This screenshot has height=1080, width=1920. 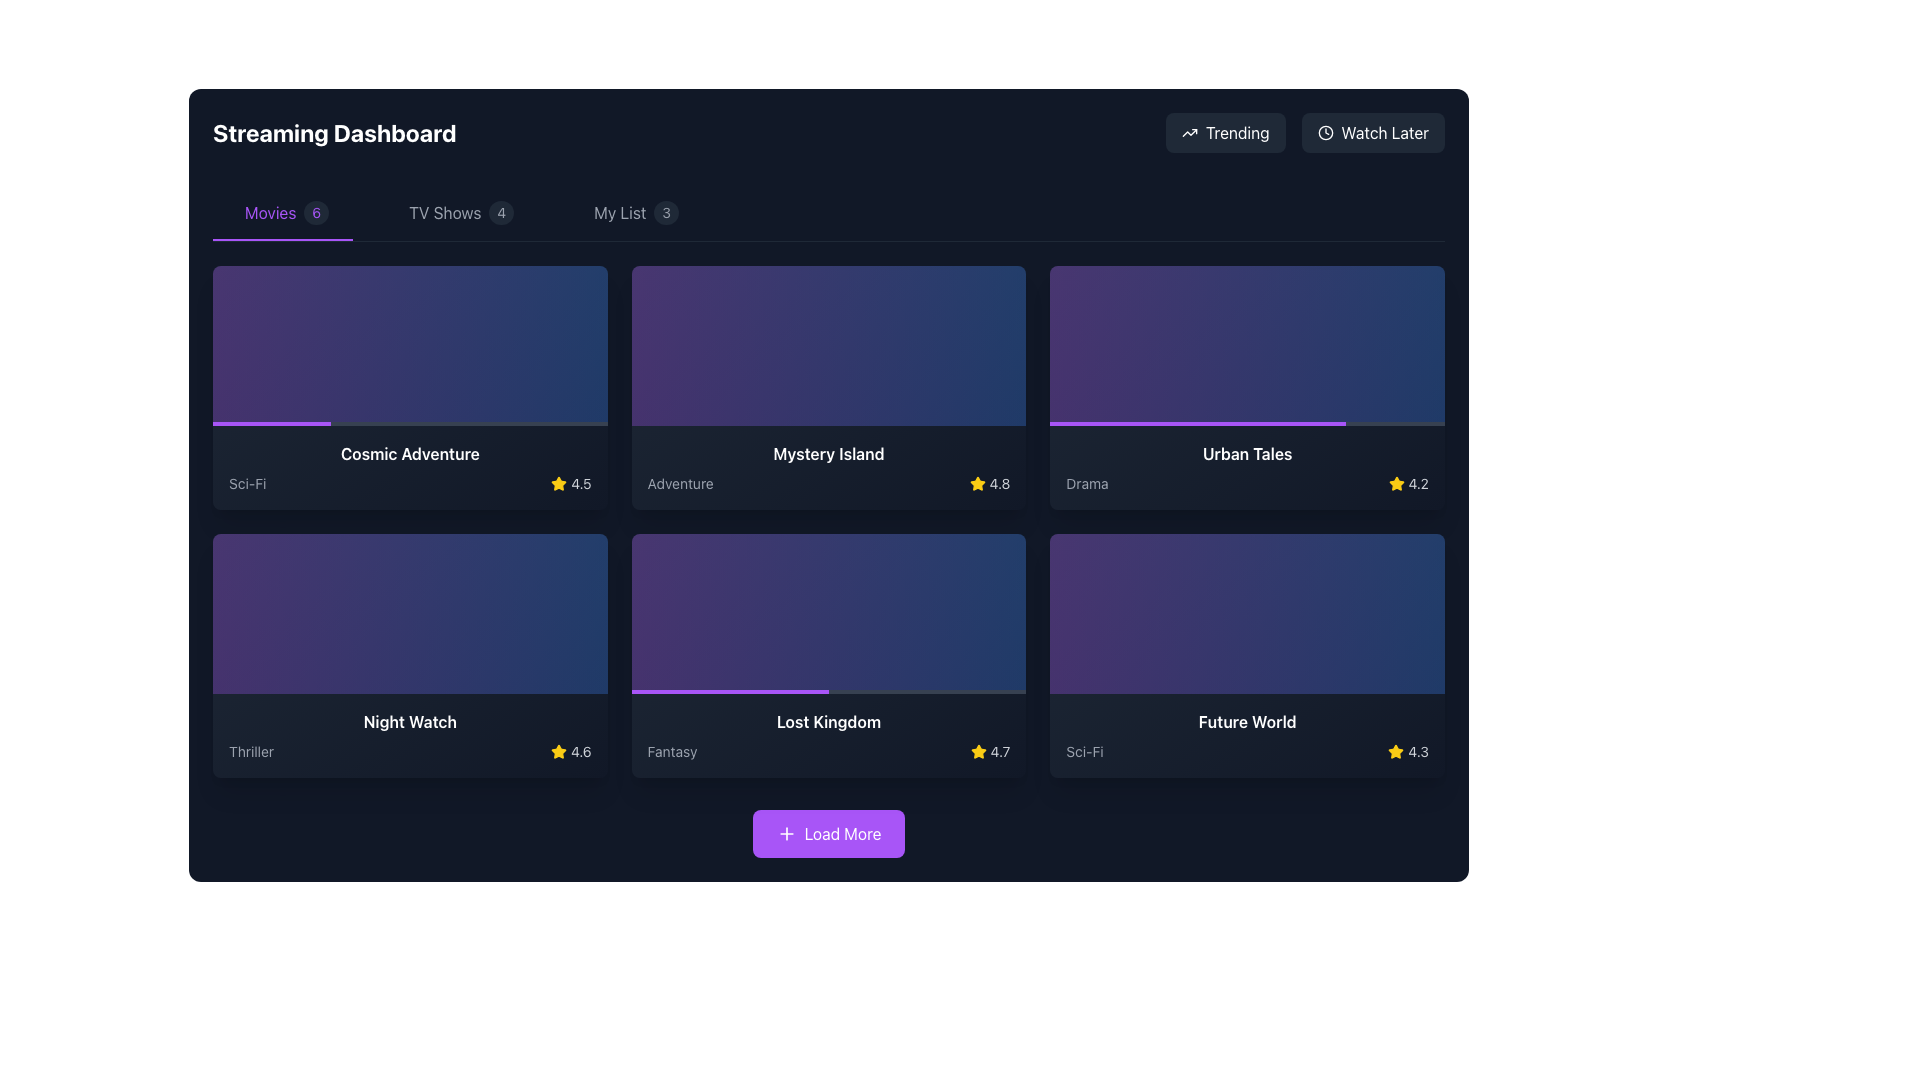 What do you see at coordinates (315, 212) in the screenshot?
I see `the Number badge indicating the count of items or notifications related to the 'Movies' category, positioned to the immediate right of the 'Movies' text in the navigation area` at bounding box center [315, 212].